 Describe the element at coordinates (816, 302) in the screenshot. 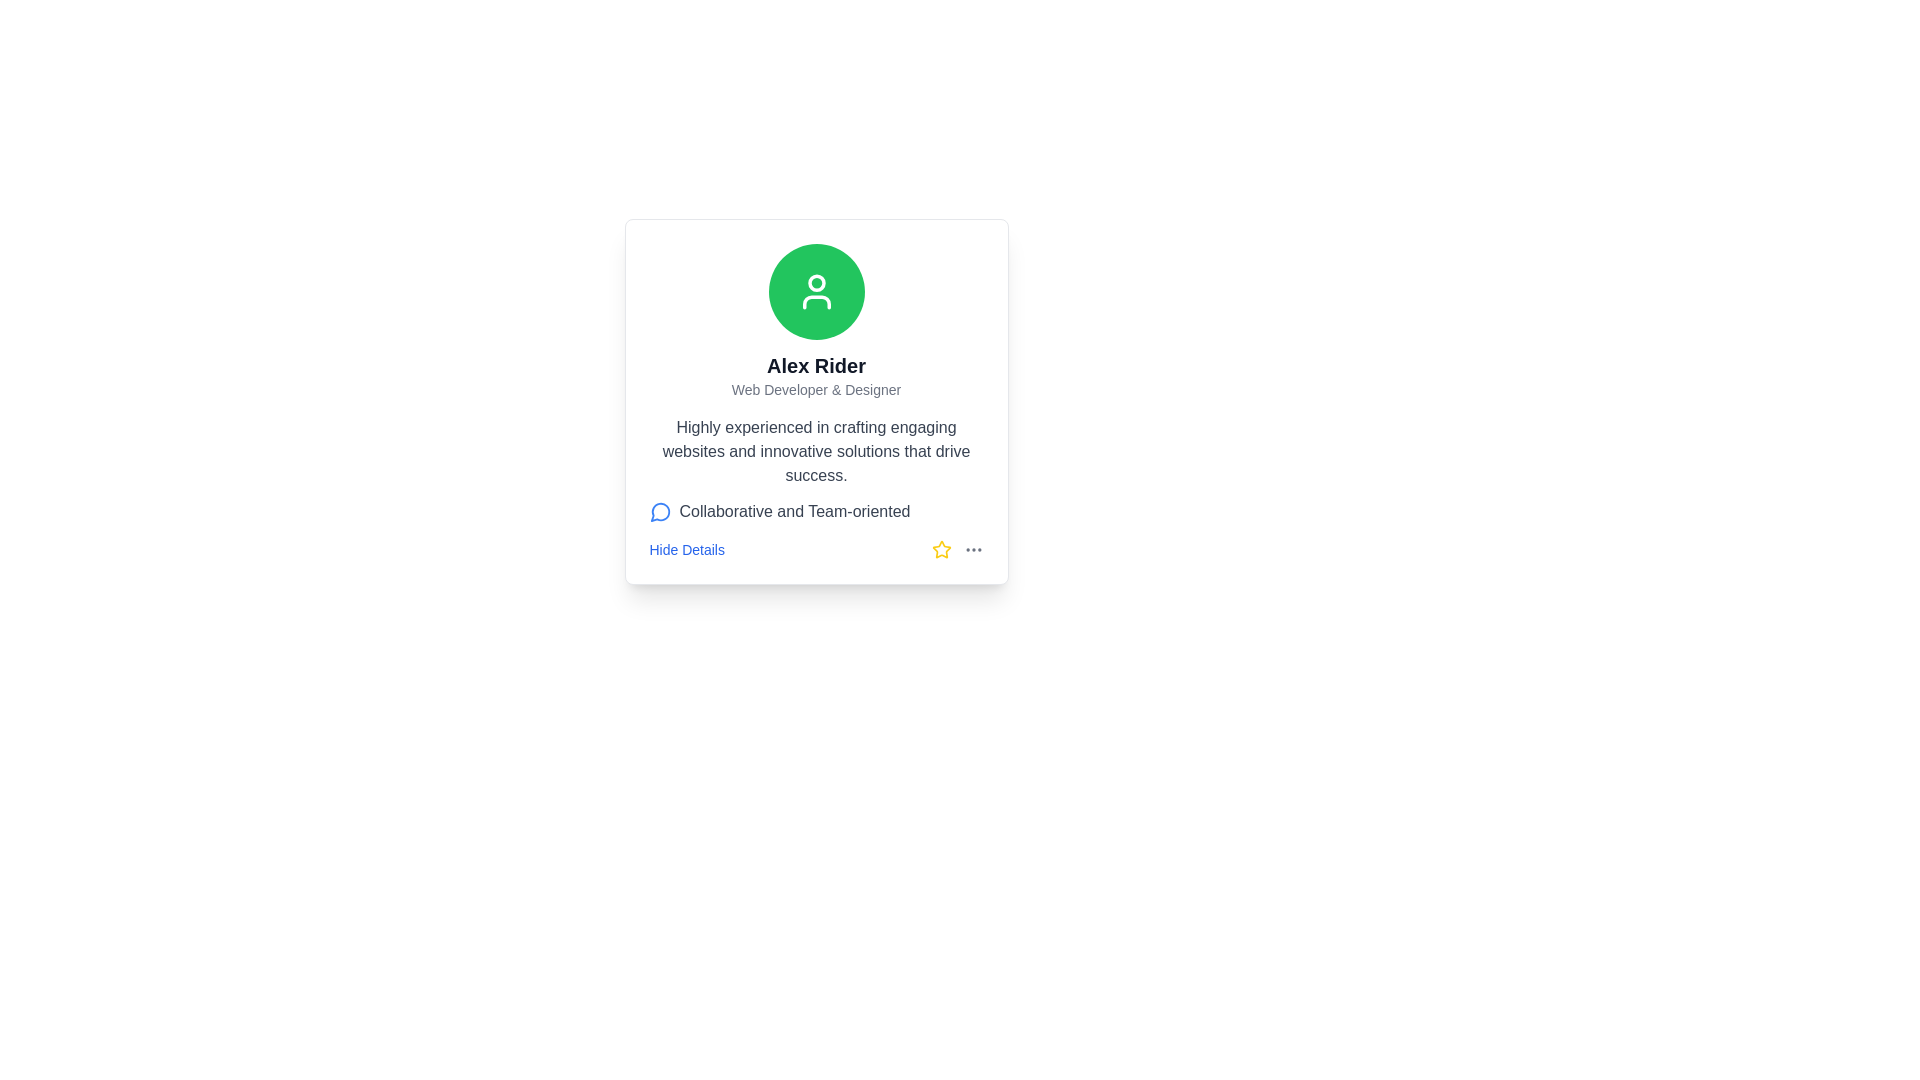

I see `the lower segment of the rectangular outline icon within the circular green icon located at the top center of the card featuring 'Alex Rider'` at that location.